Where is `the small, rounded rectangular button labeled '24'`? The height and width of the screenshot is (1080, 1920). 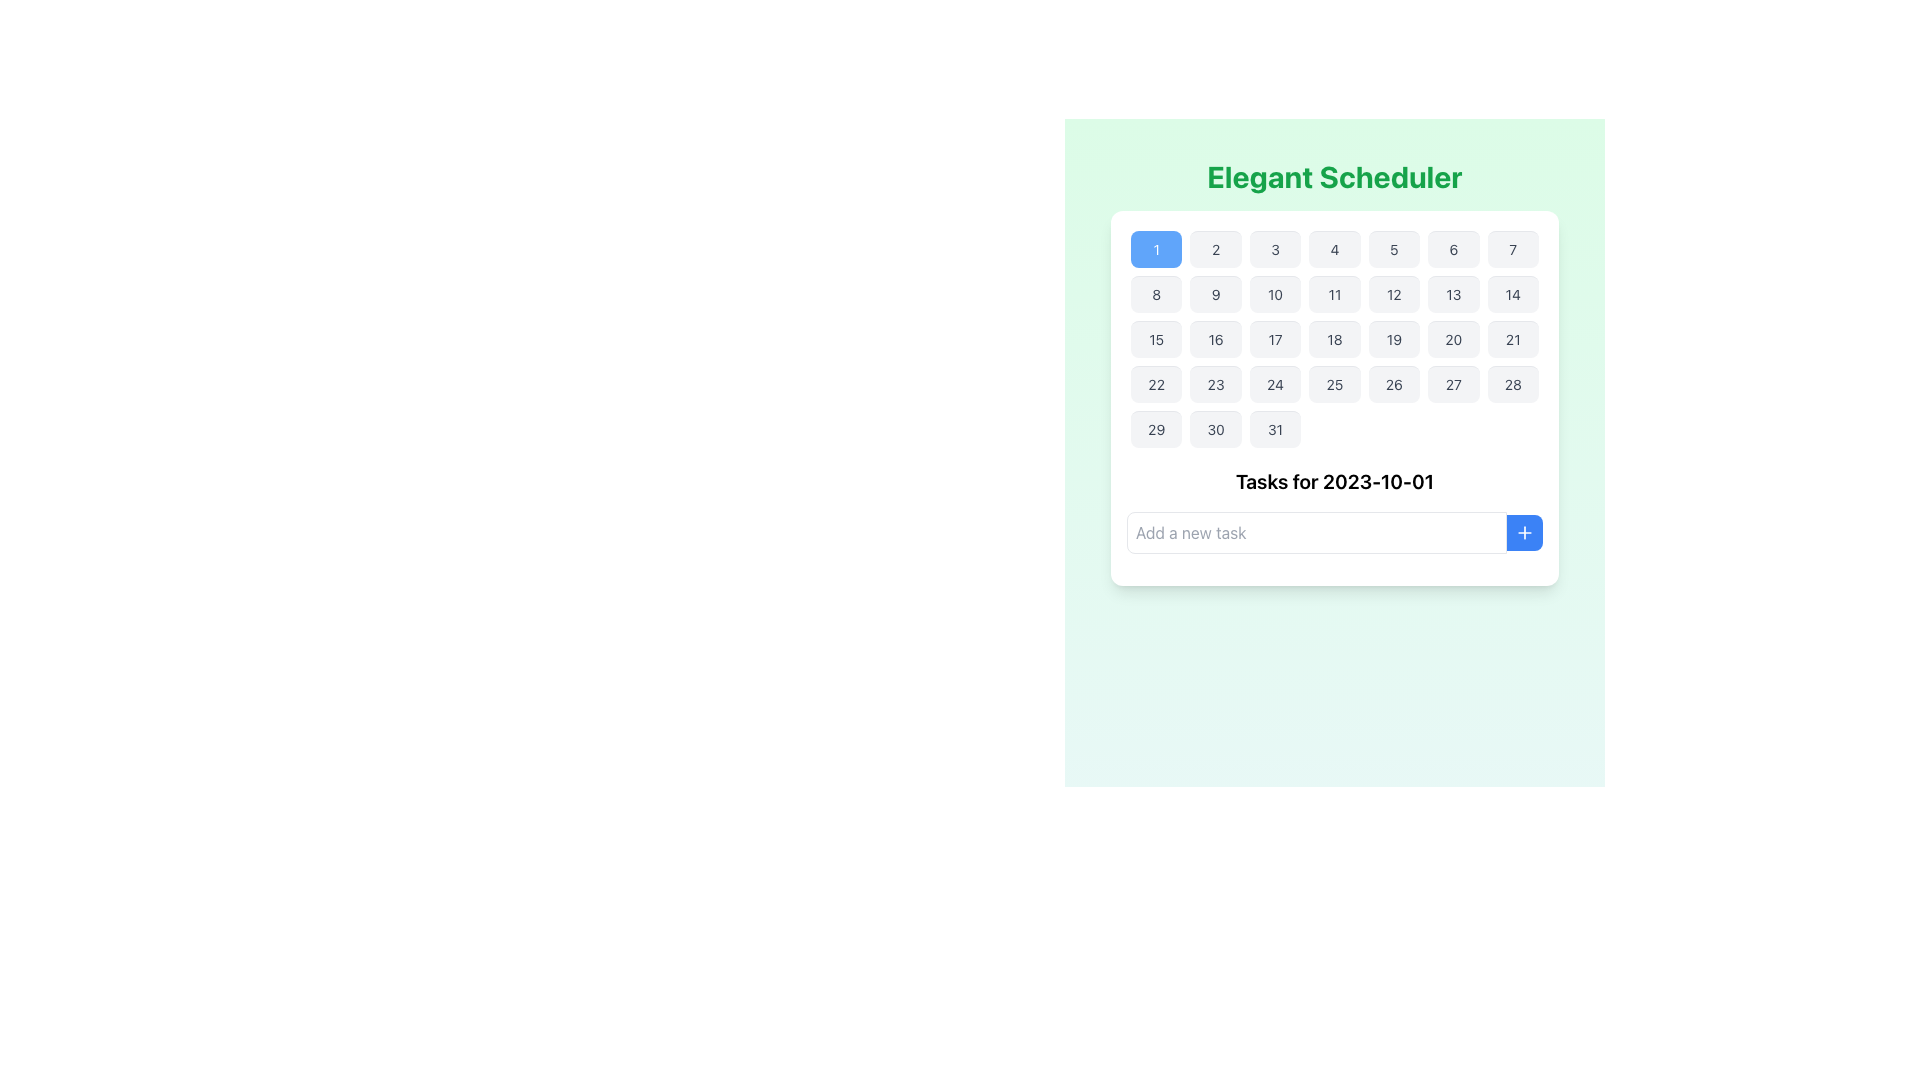 the small, rounded rectangular button labeled '24' is located at coordinates (1274, 384).